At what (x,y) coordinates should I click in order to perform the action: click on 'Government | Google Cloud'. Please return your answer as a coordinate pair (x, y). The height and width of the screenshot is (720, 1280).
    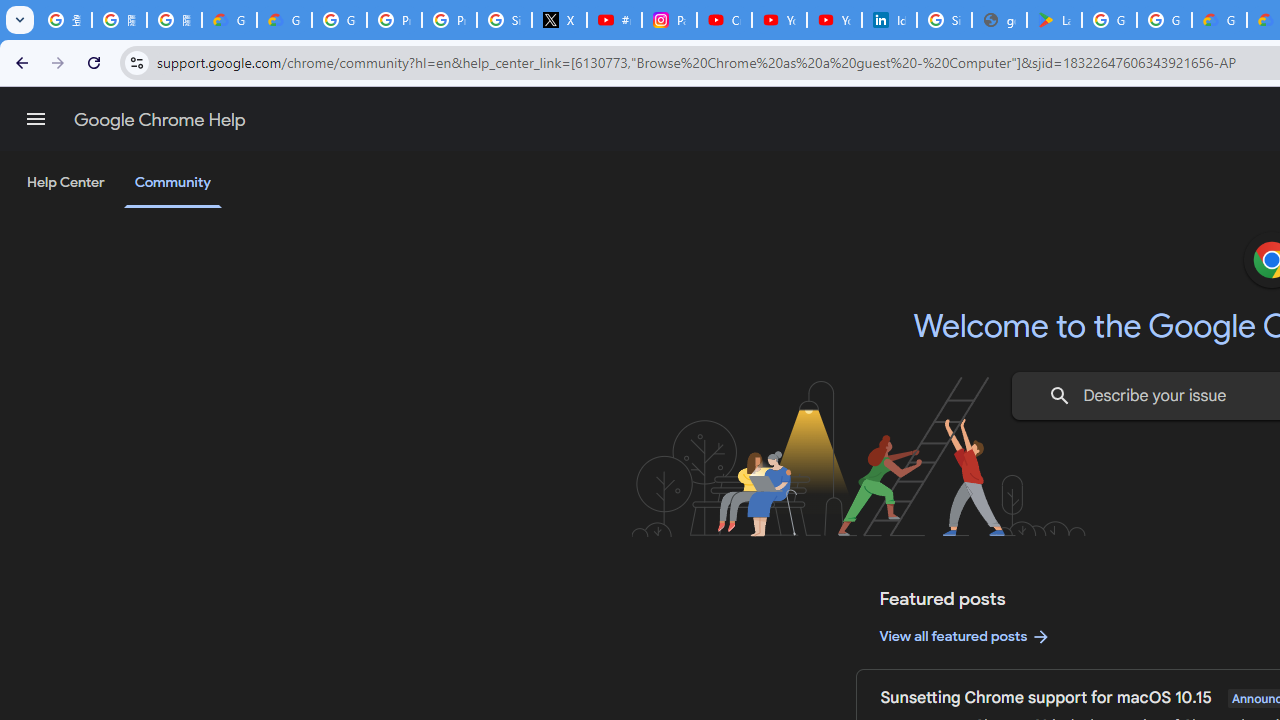
    Looking at the image, I should click on (1218, 20).